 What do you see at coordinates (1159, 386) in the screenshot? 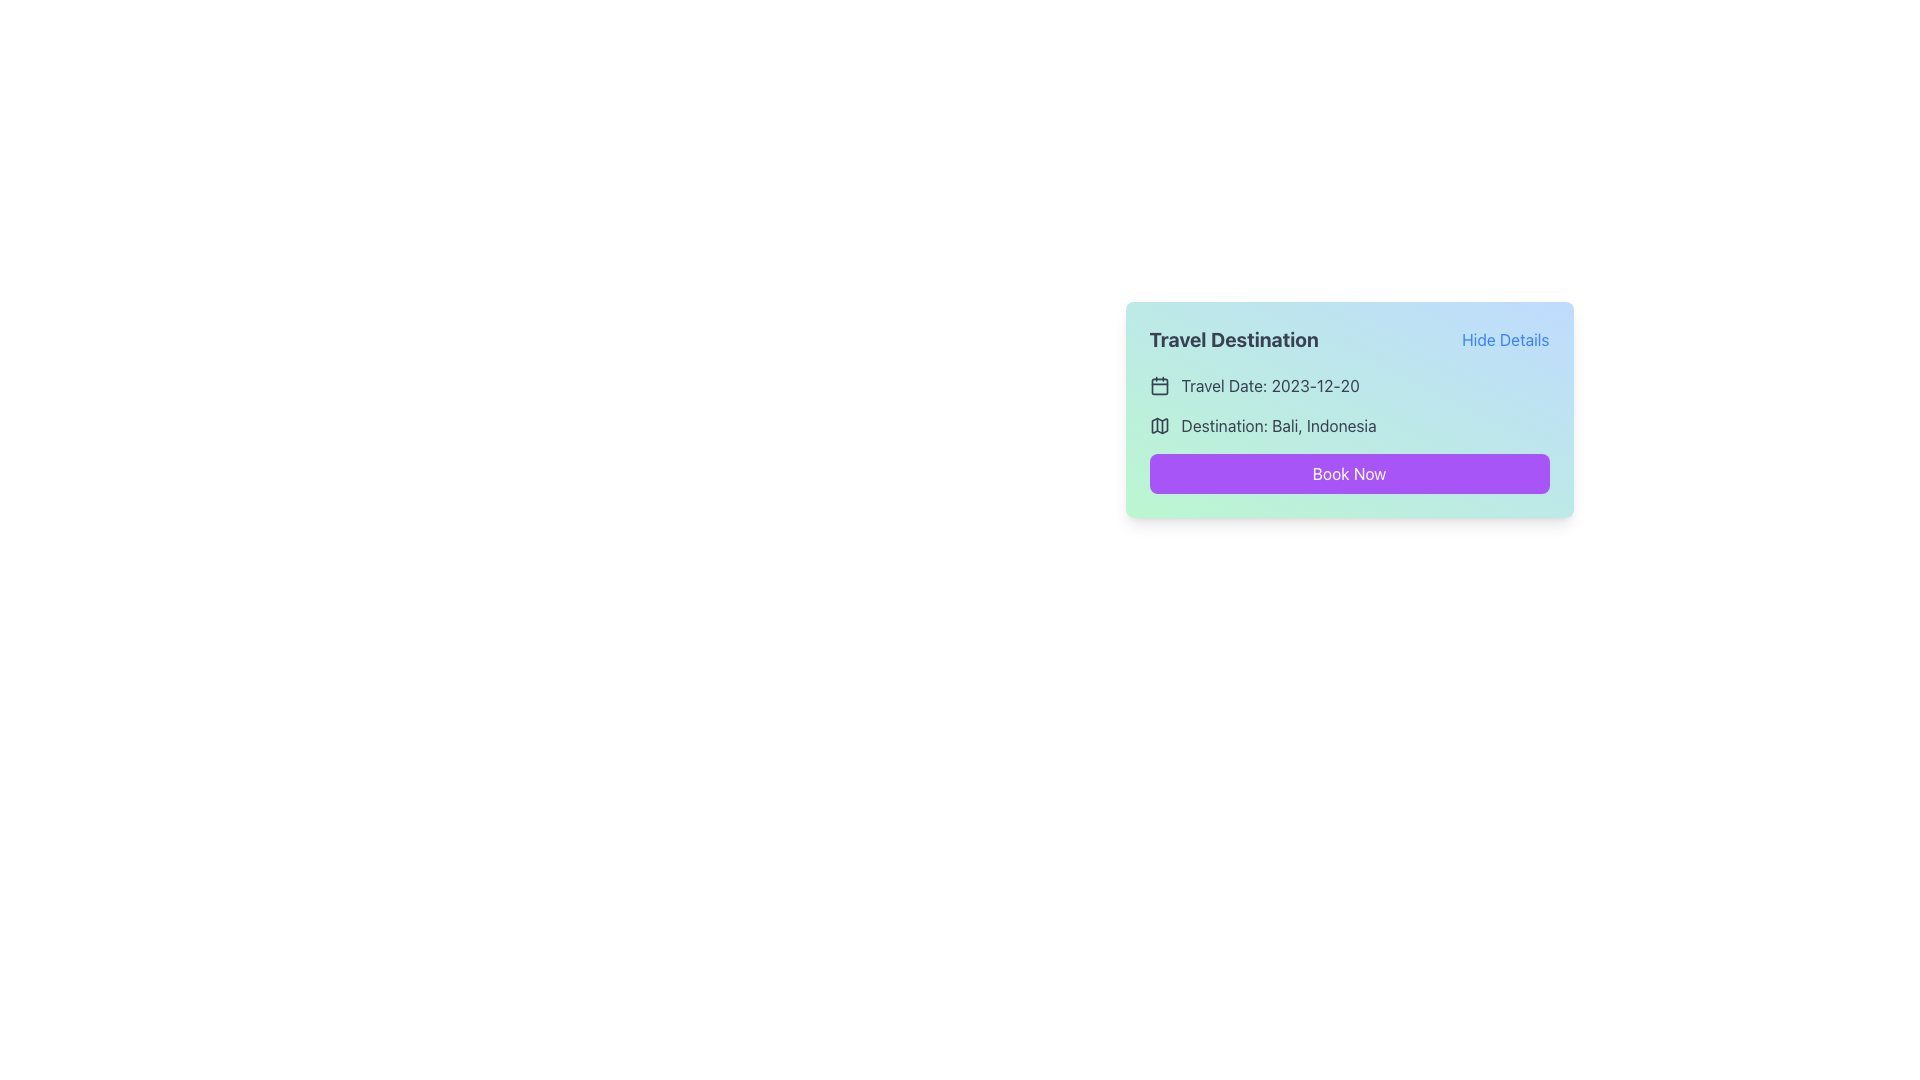
I see `the small rectangular component within the calendar icon, which is centrally positioned and has a 2px rounded corner radius, located next to the label 'Travel Date: 2023-12-20'` at bounding box center [1159, 386].